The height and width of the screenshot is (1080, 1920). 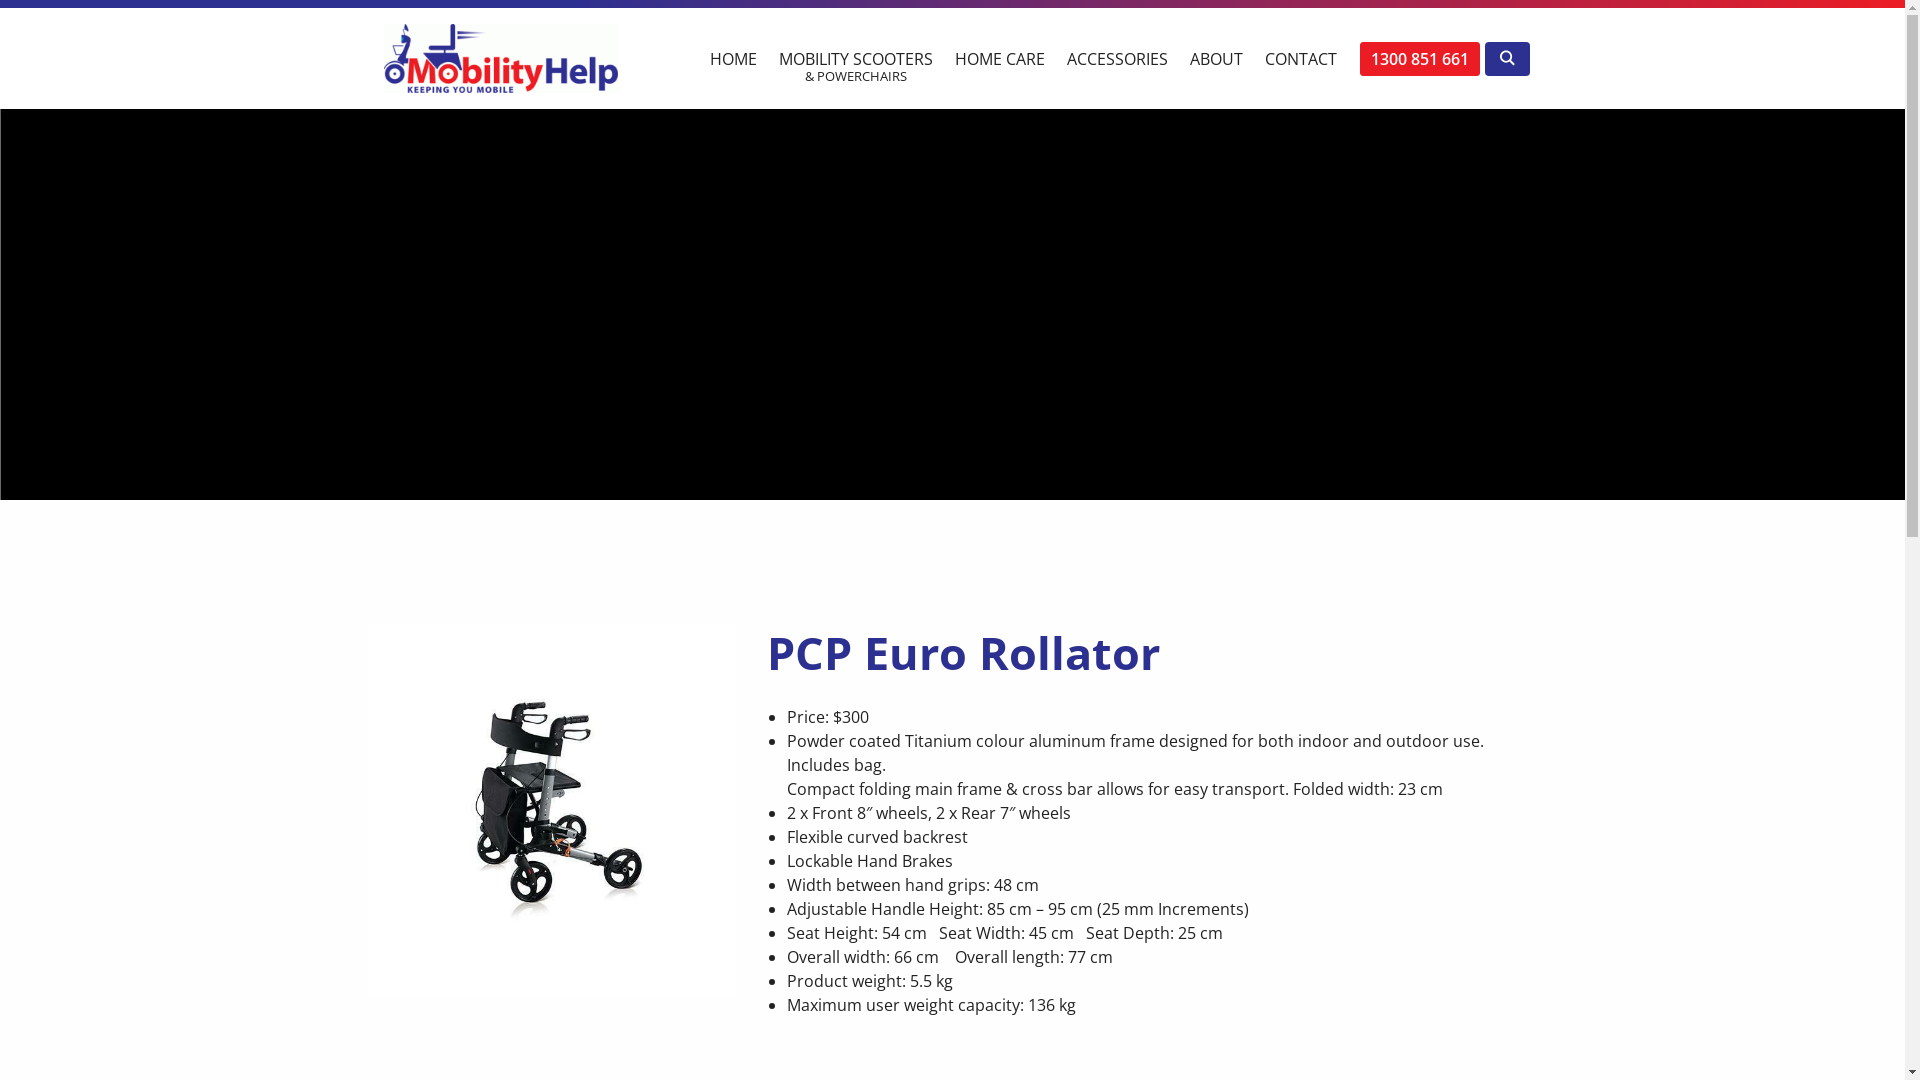 I want to click on 'CONTACT', so click(x=1300, y=48).